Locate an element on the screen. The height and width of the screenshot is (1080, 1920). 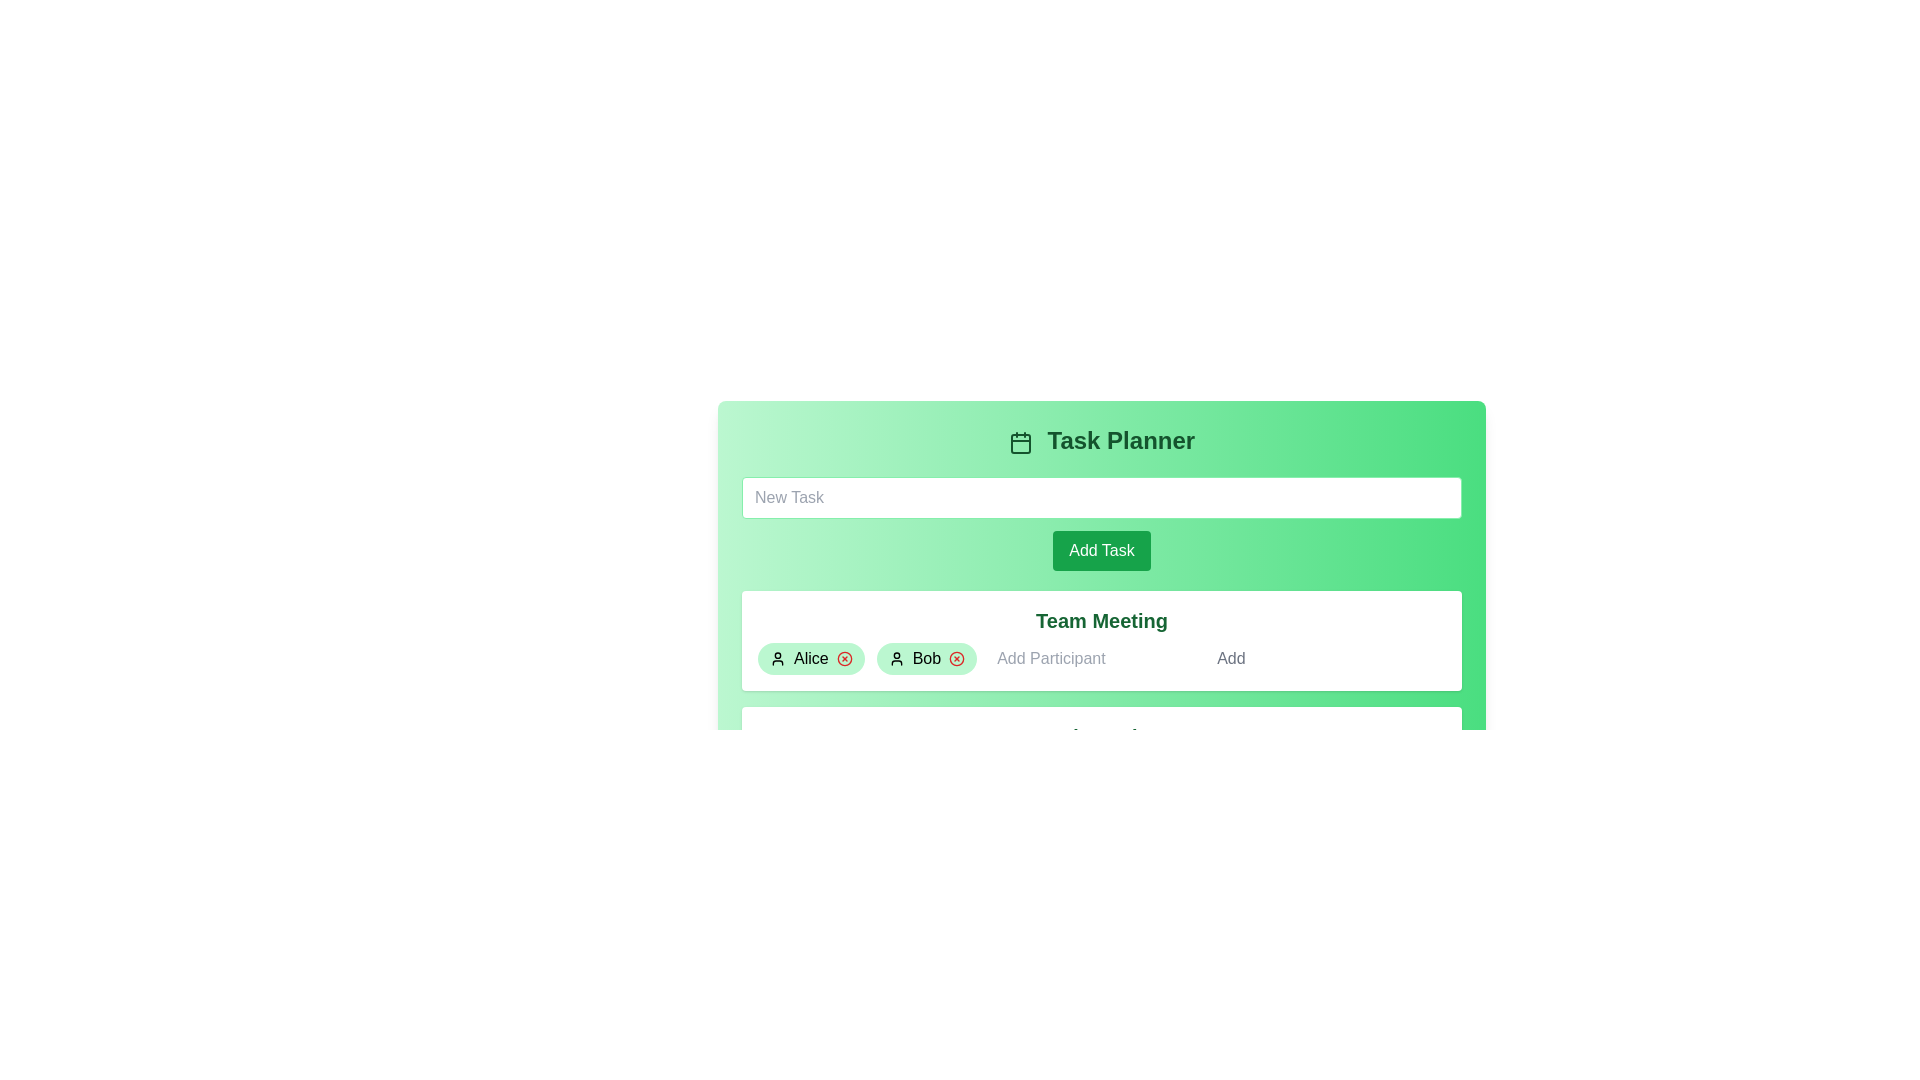
the 'Add Task' button located centrally beneath the 'New Task' input field is located at coordinates (1101, 551).